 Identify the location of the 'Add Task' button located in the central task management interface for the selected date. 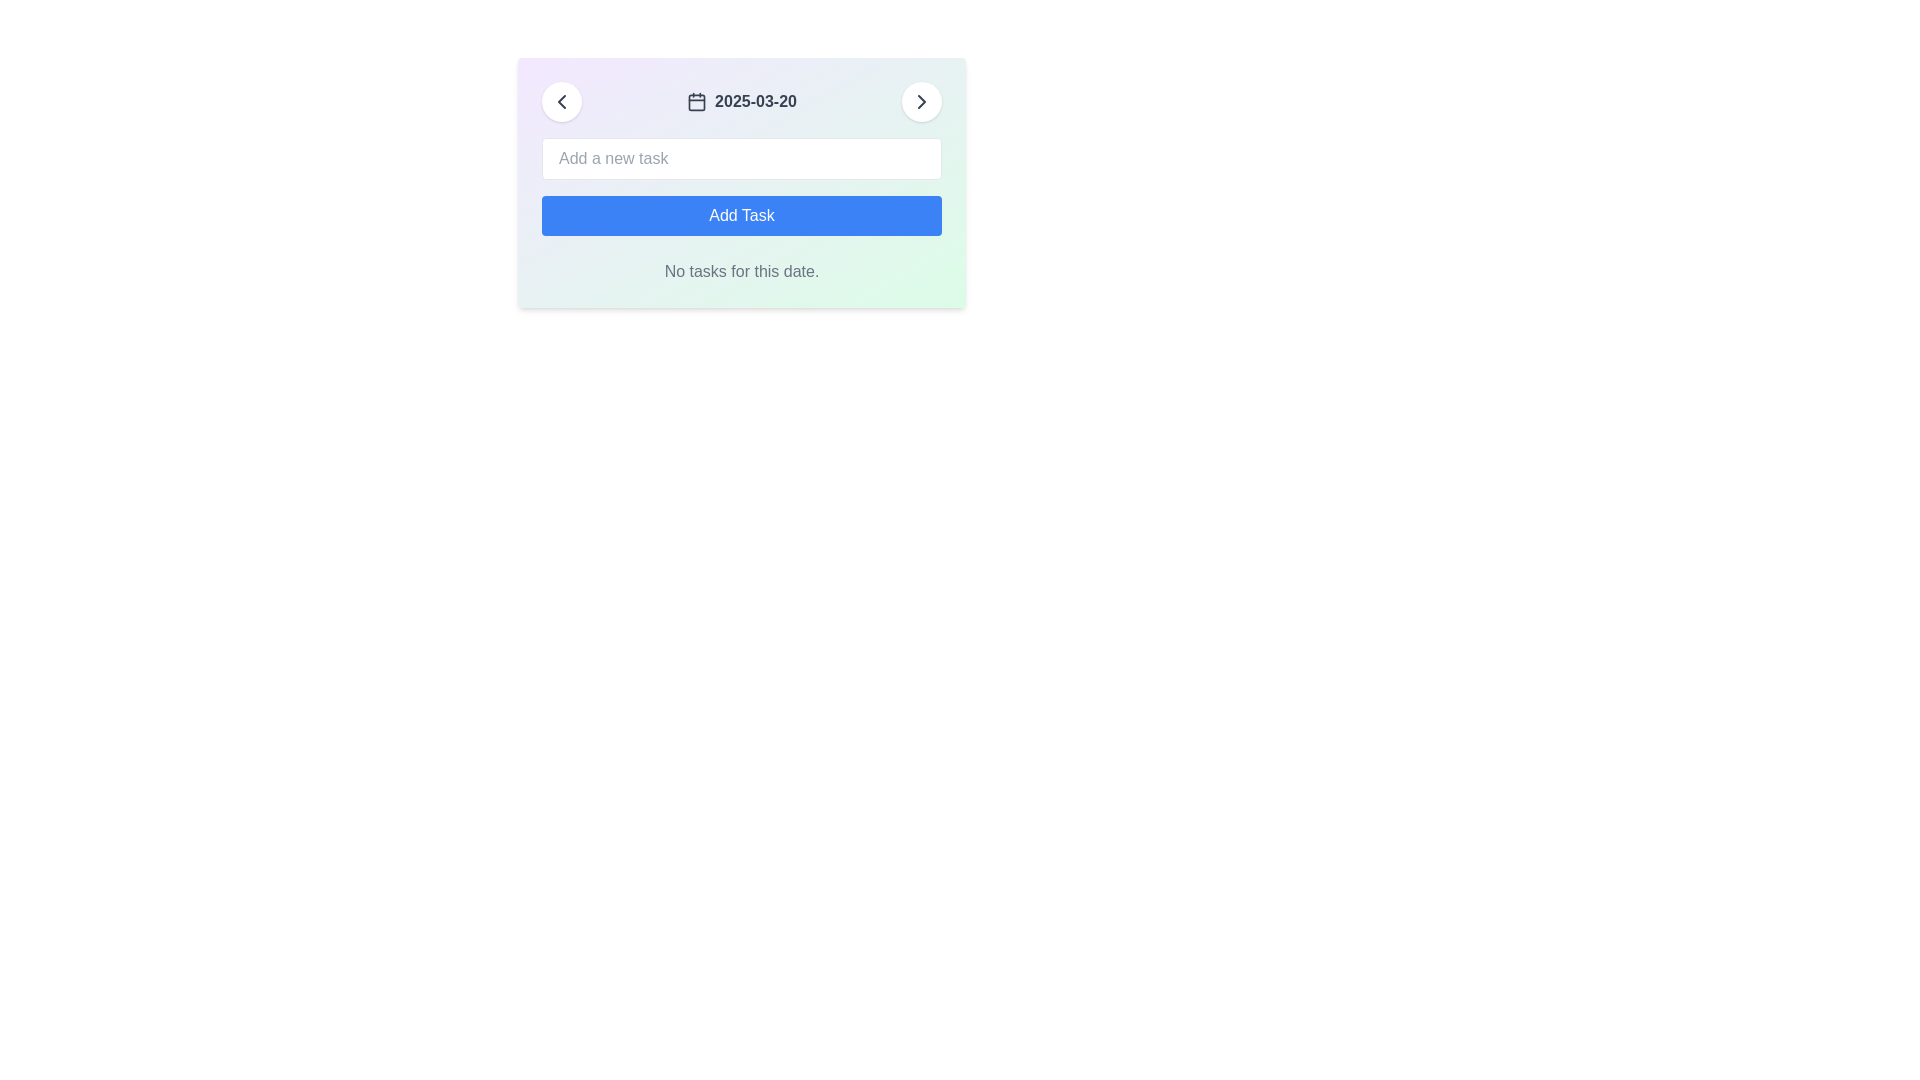
(741, 182).